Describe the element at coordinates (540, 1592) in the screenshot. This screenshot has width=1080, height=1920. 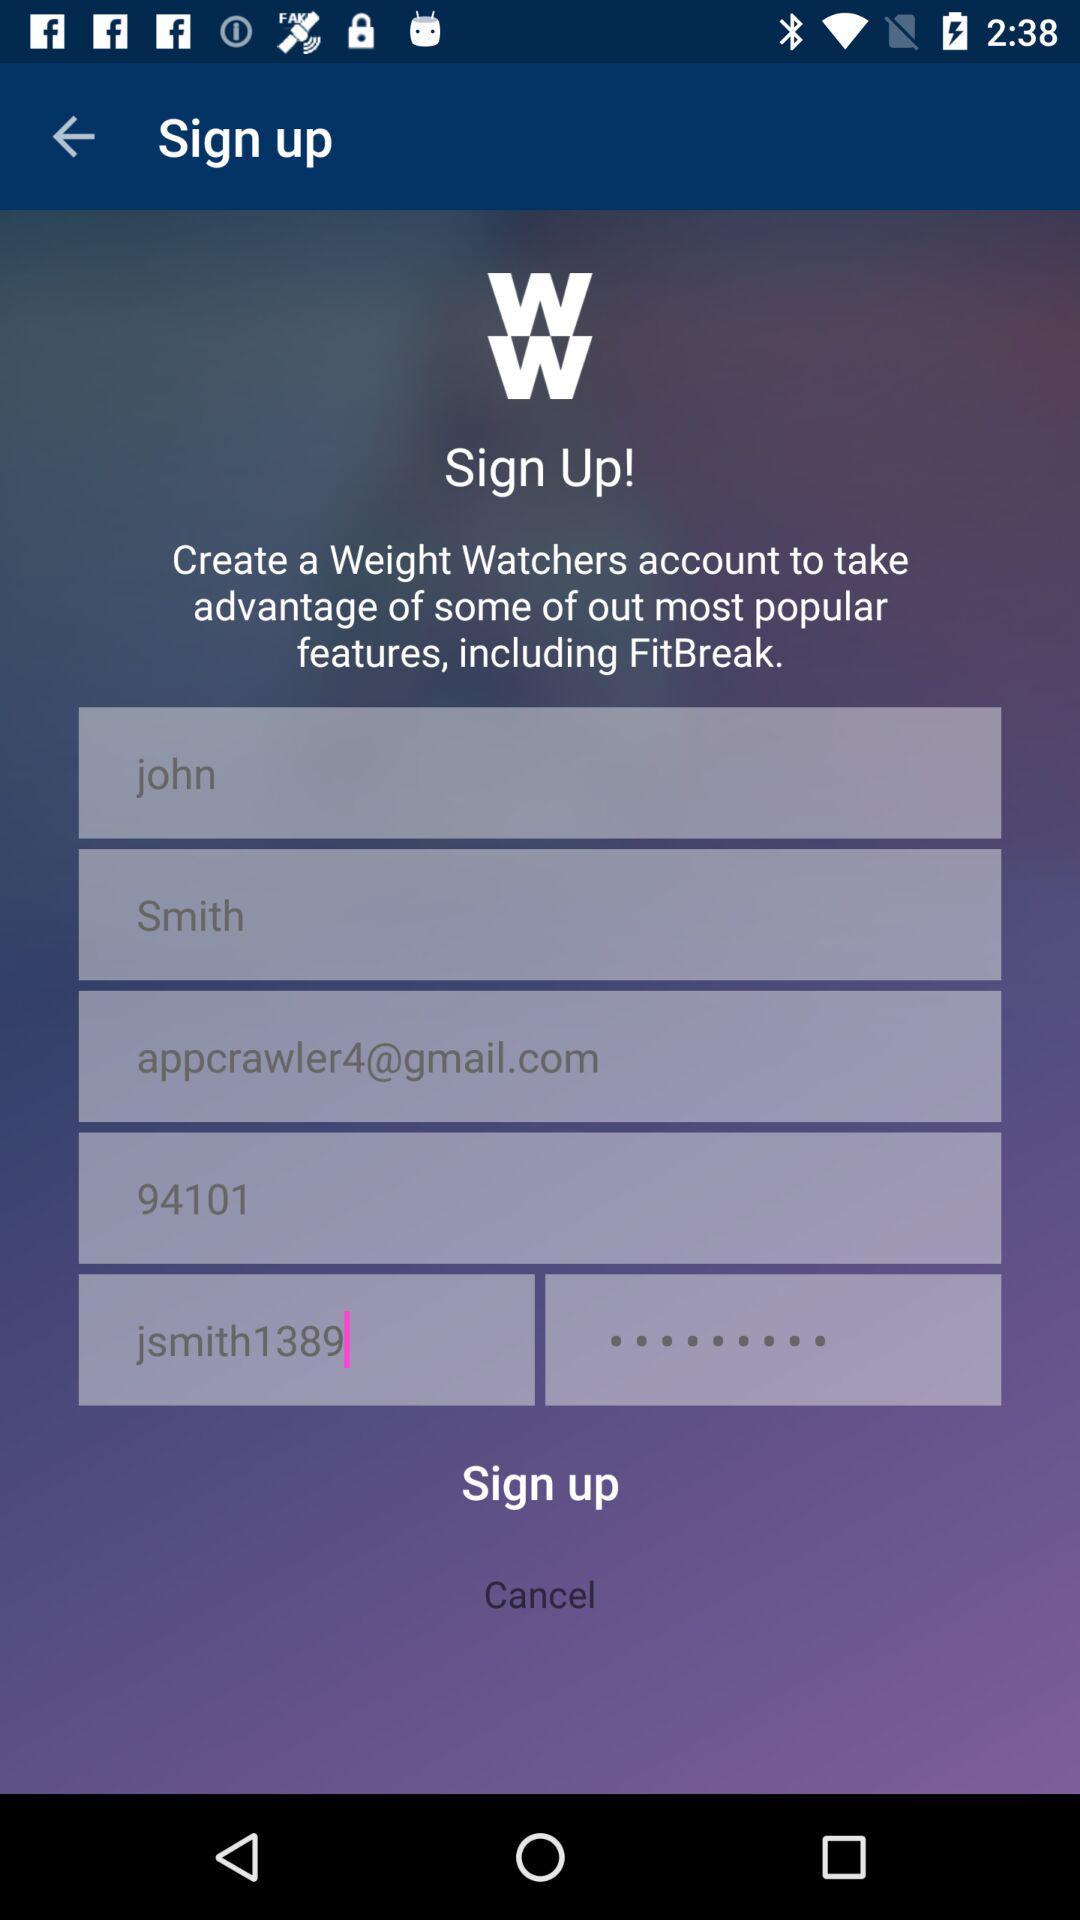
I see `item below the sign up` at that location.